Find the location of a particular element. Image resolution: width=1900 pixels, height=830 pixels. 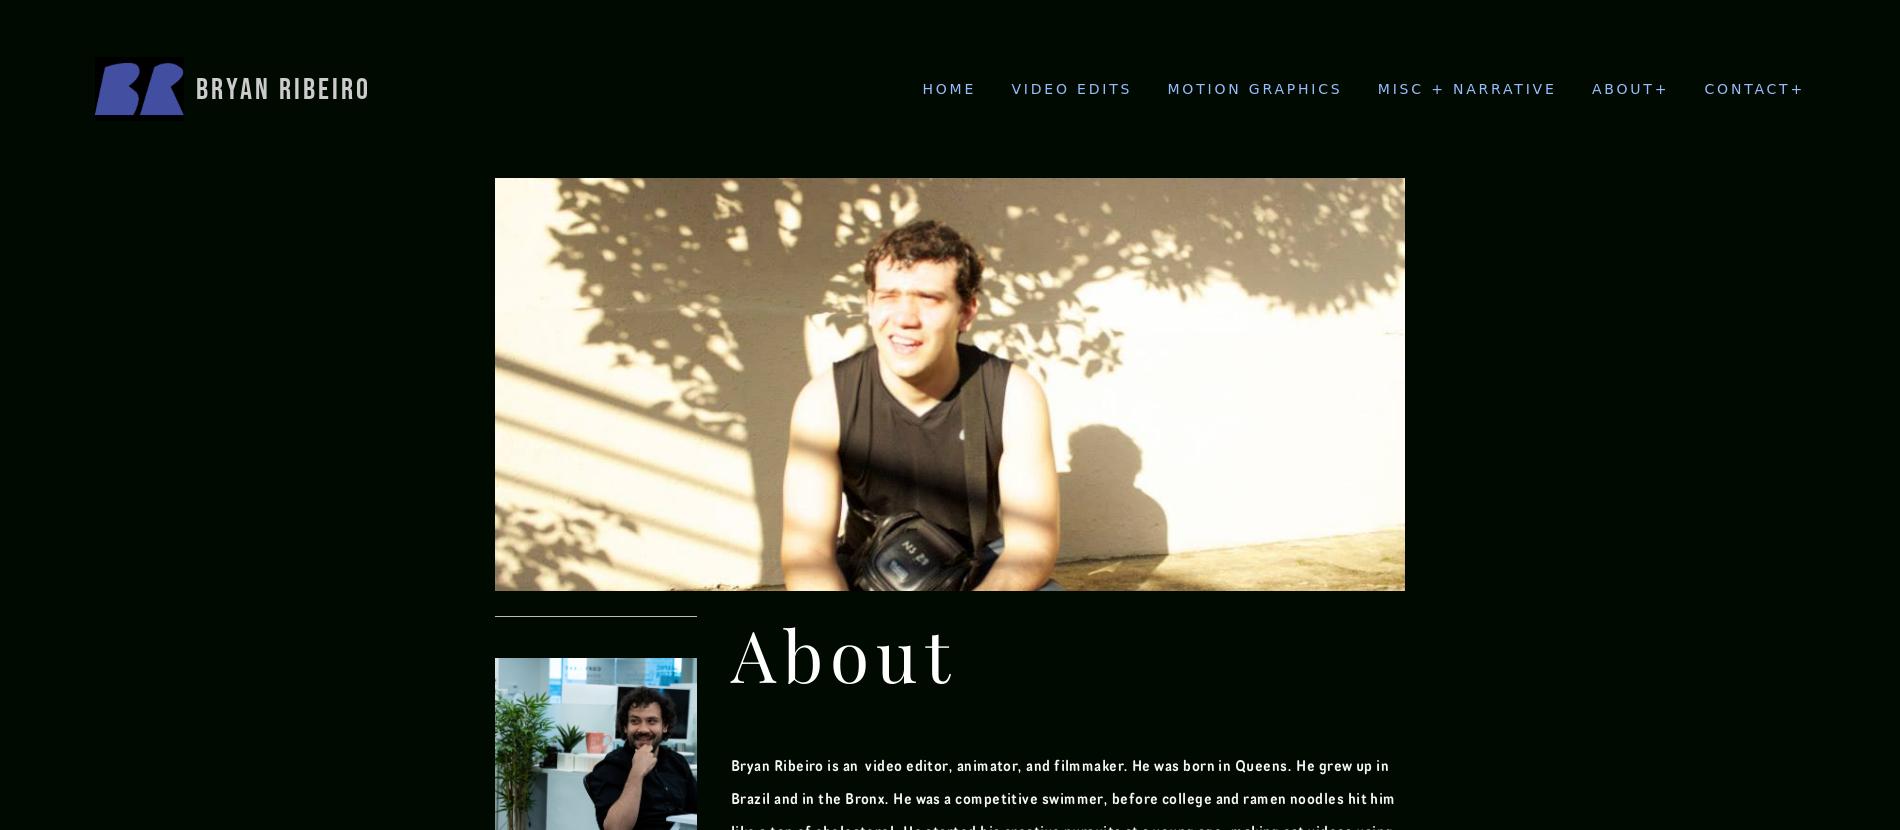

'Contact+' is located at coordinates (1702, 87).